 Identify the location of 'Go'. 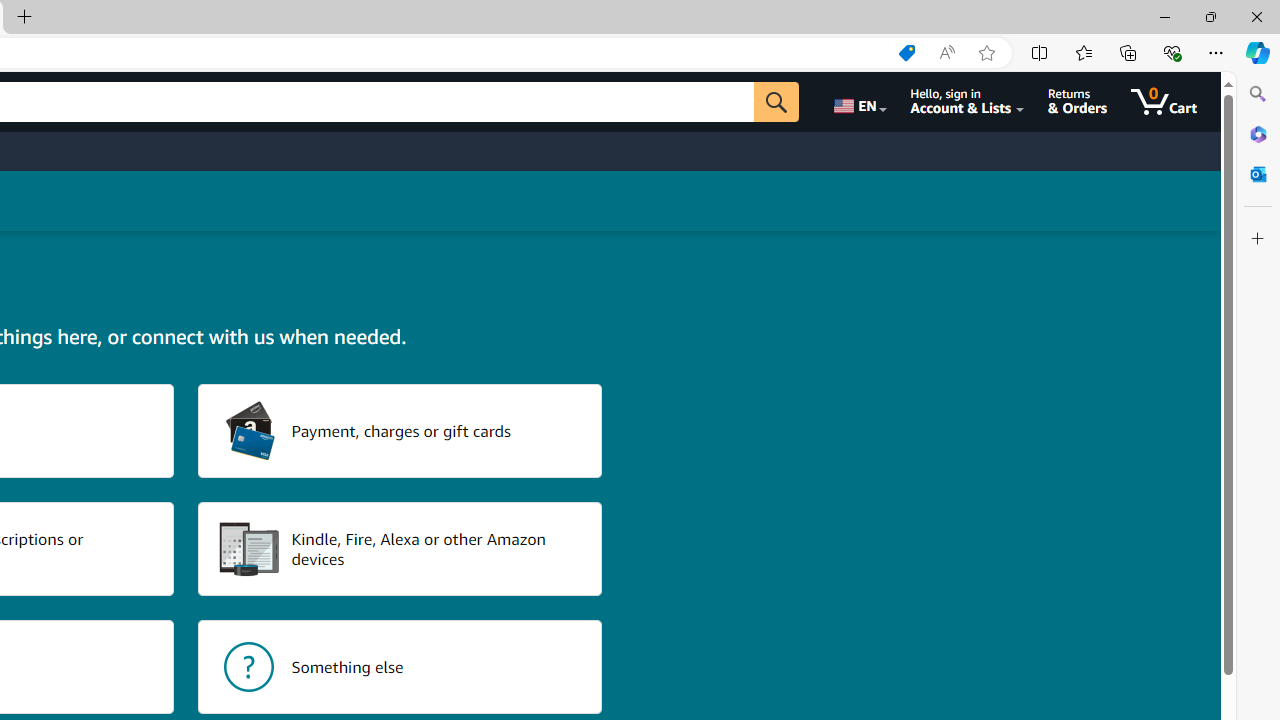
(775, 101).